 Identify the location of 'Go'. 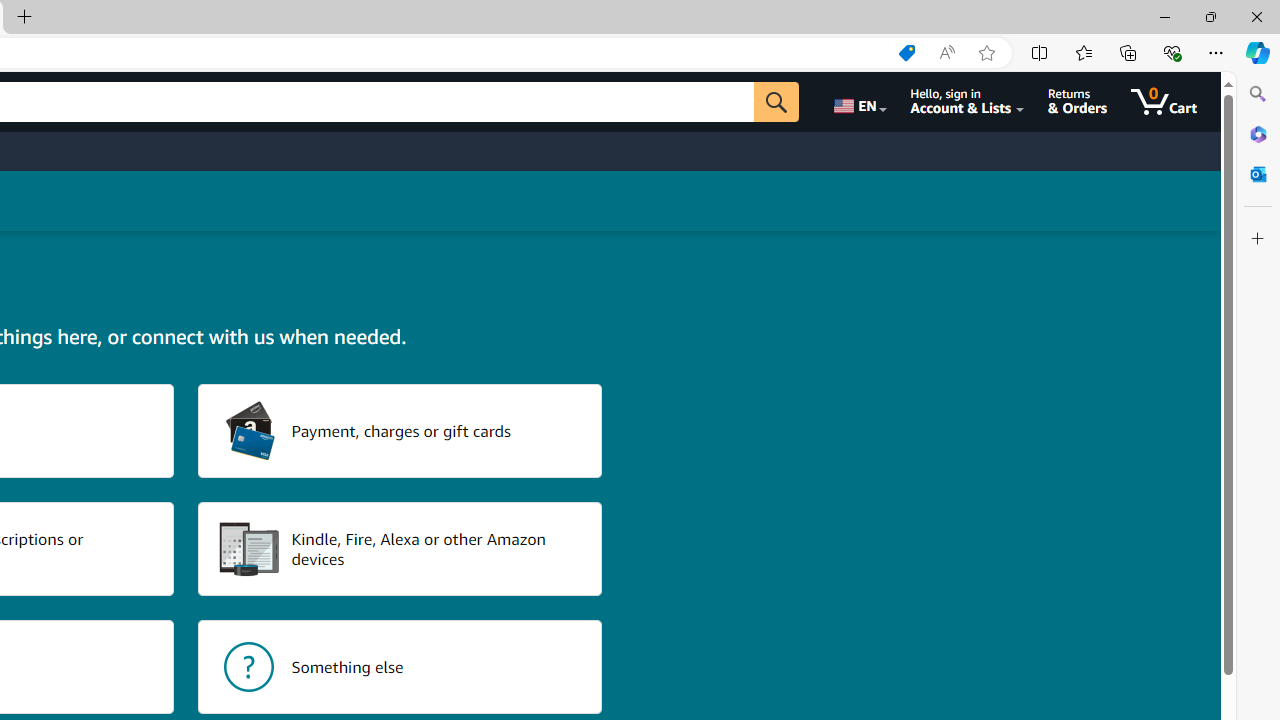
(775, 101).